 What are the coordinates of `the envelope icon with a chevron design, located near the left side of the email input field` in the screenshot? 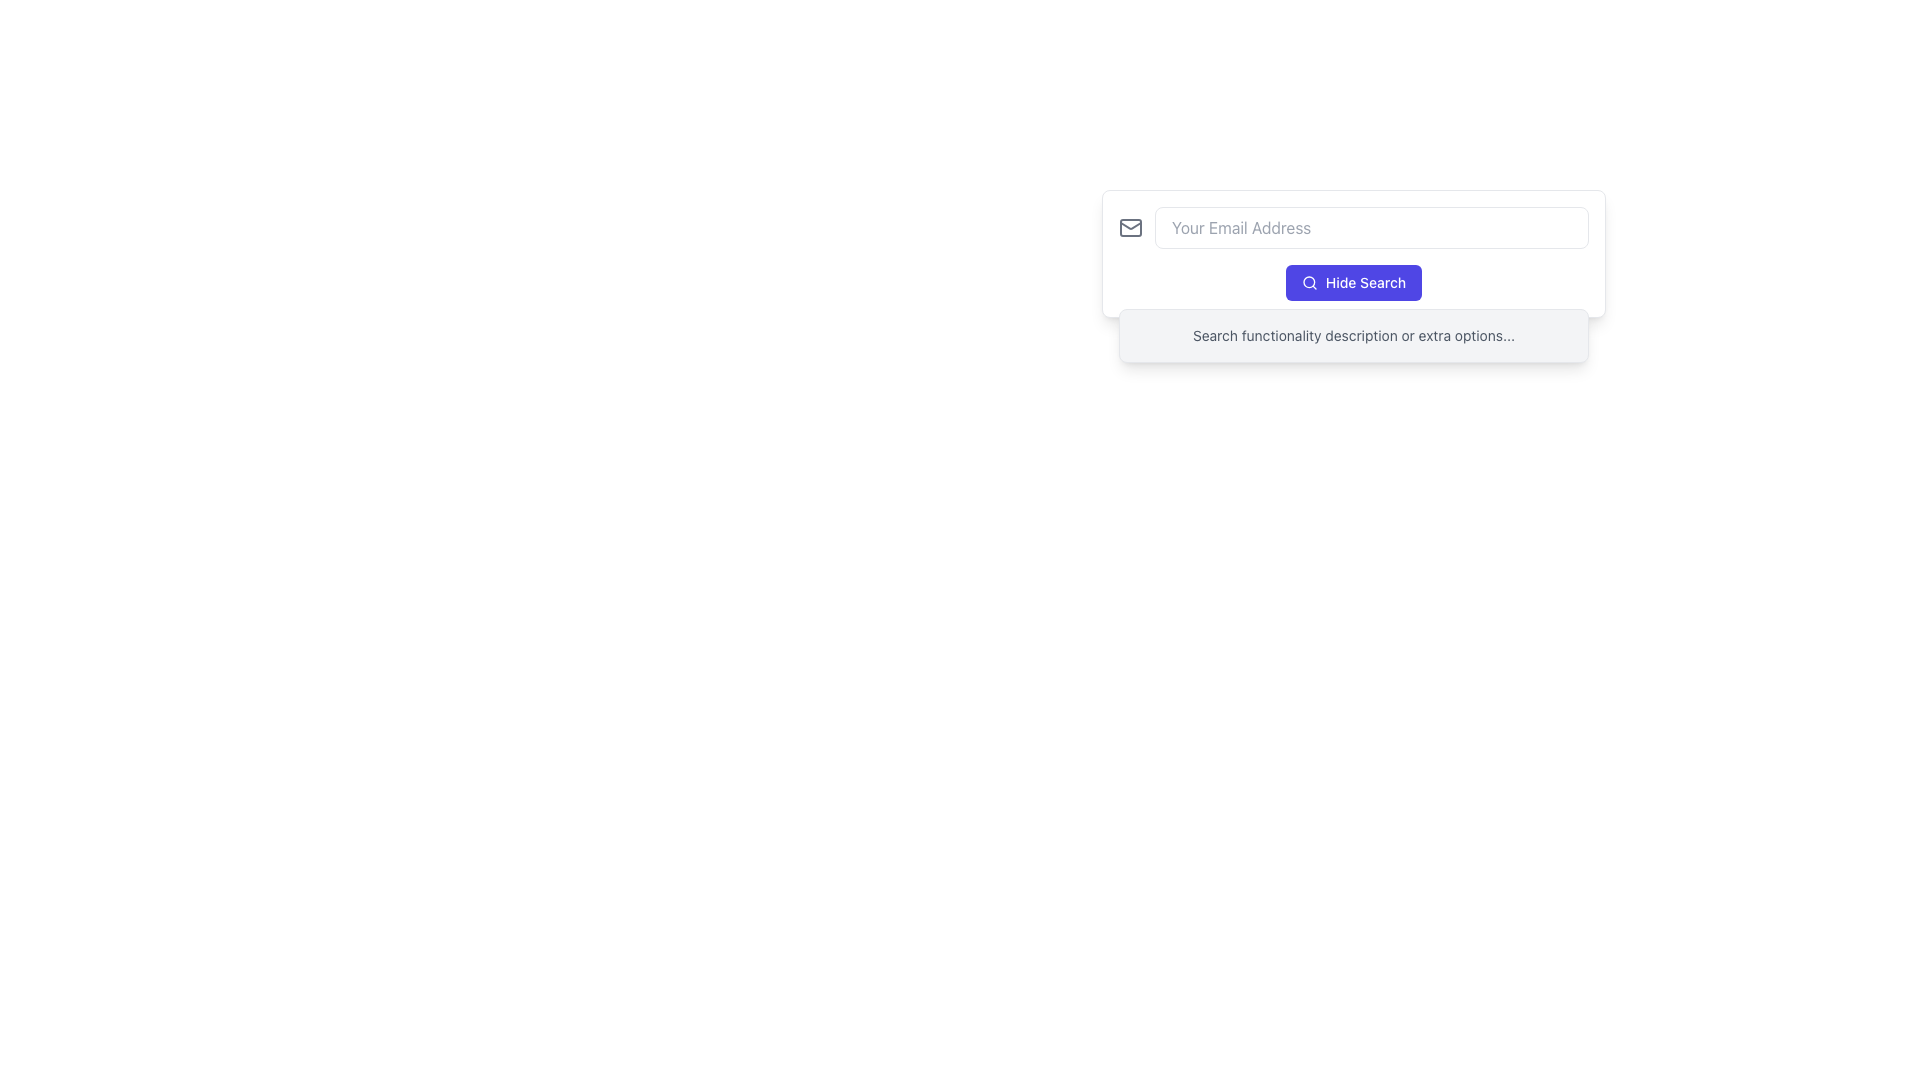 It's located at (1131, 224).